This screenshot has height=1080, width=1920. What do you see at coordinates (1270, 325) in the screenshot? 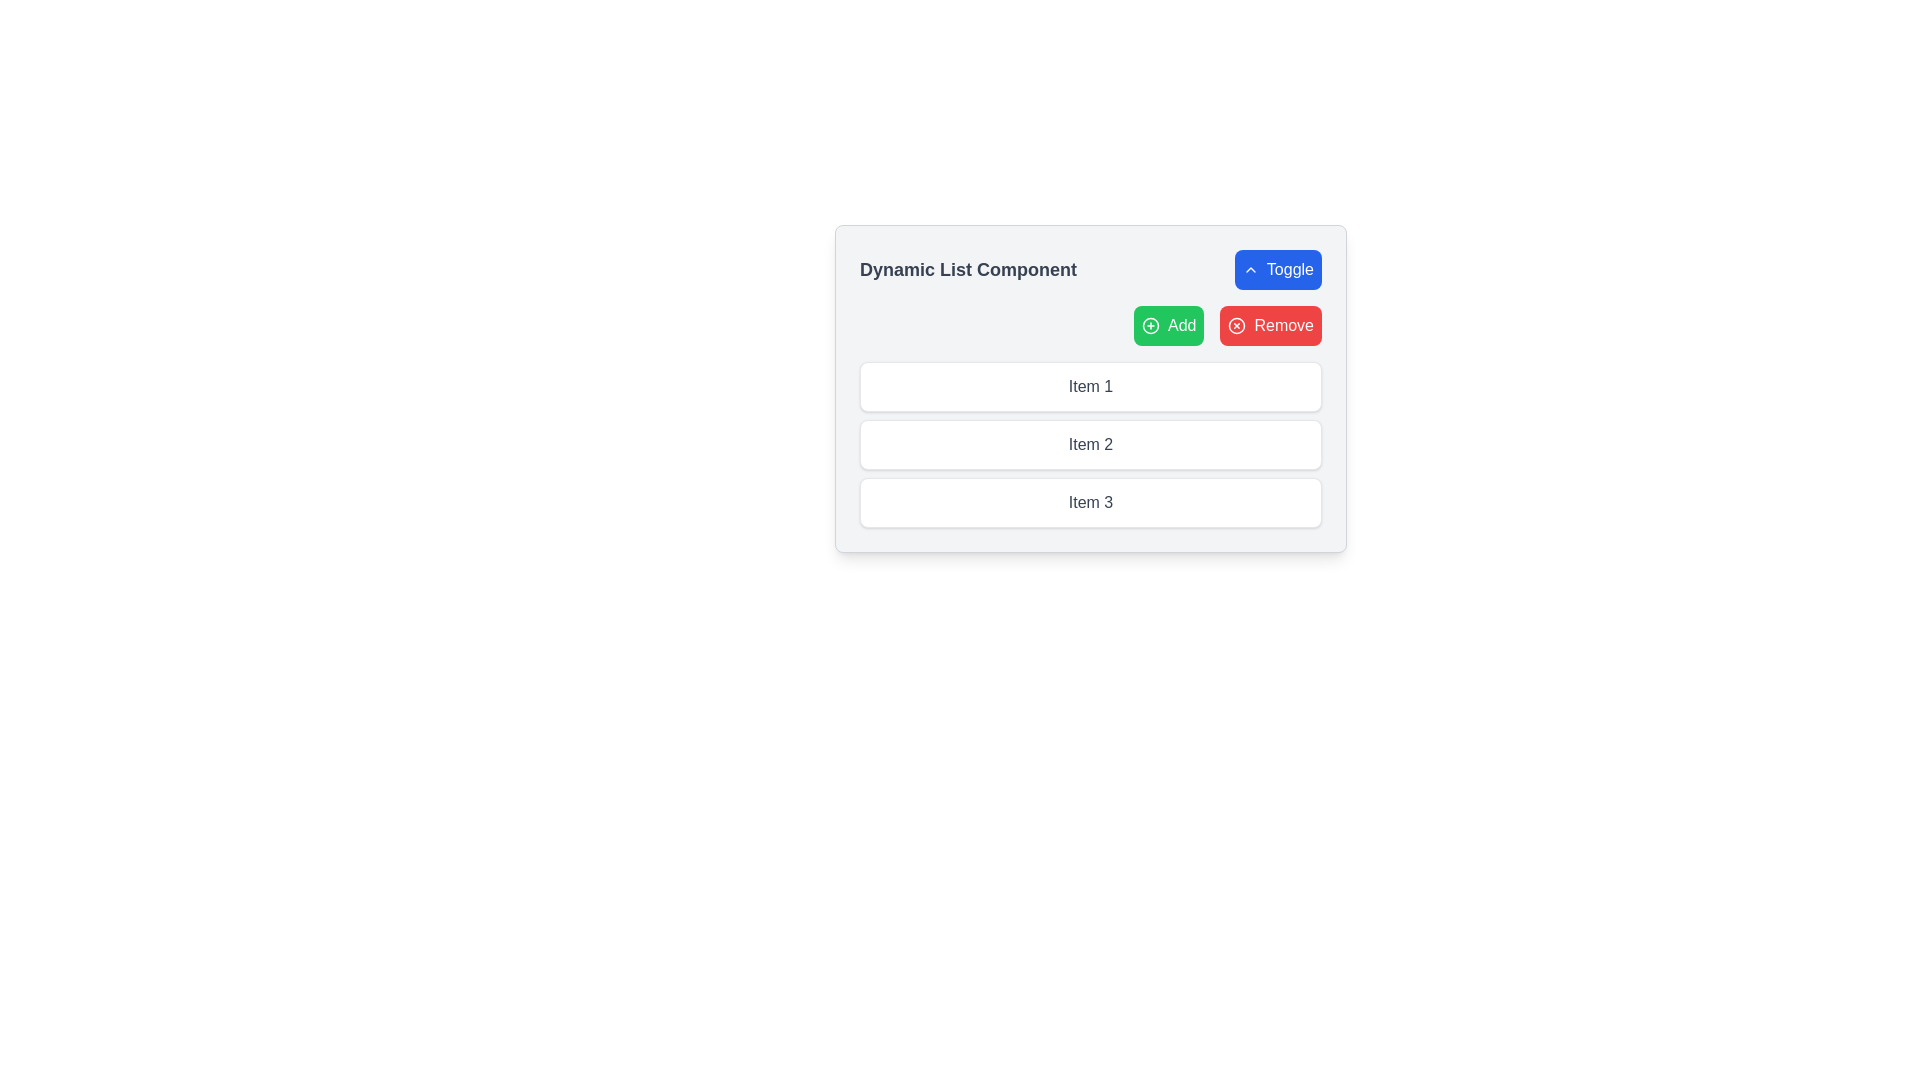
I see `the rectangular red 'Remove' button with rounded corners and white text` at bounding box center [1270, 325].